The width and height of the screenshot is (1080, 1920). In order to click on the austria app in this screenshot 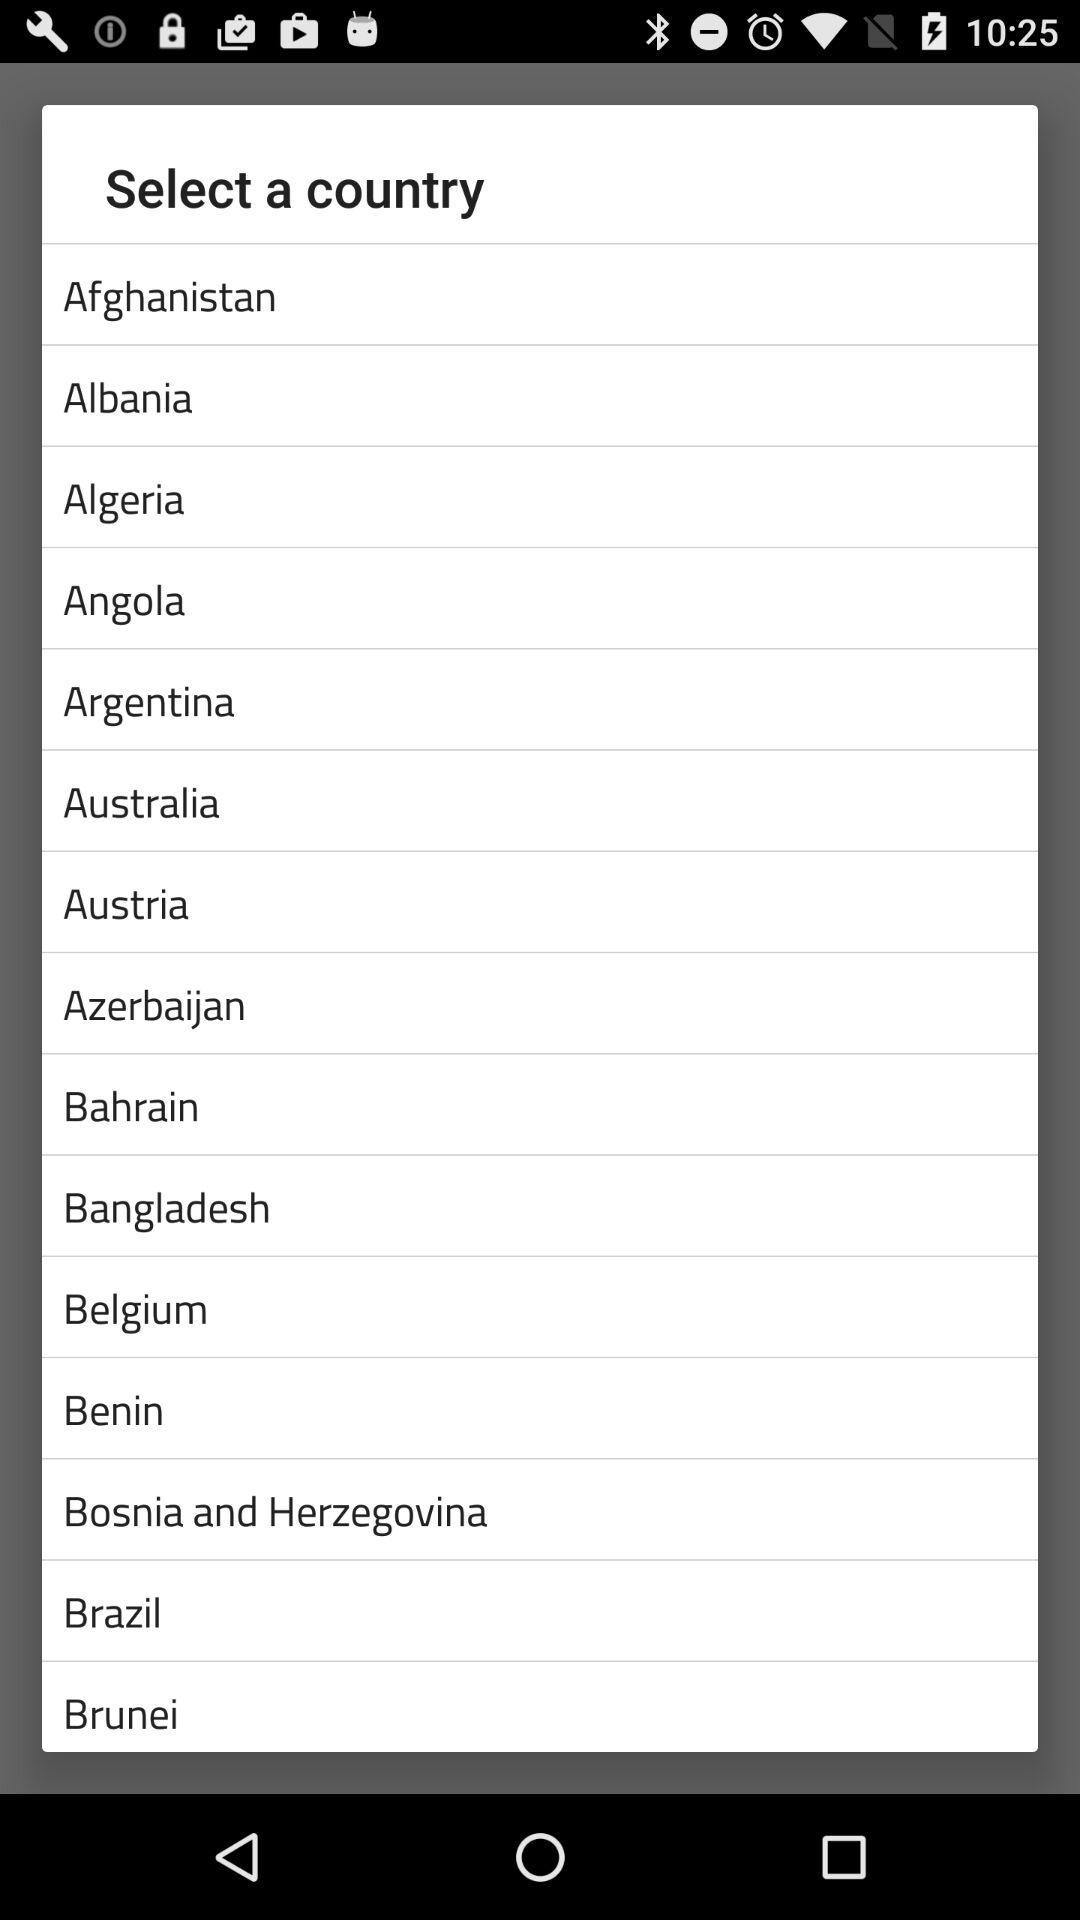, I will do `click(540, 900)`.